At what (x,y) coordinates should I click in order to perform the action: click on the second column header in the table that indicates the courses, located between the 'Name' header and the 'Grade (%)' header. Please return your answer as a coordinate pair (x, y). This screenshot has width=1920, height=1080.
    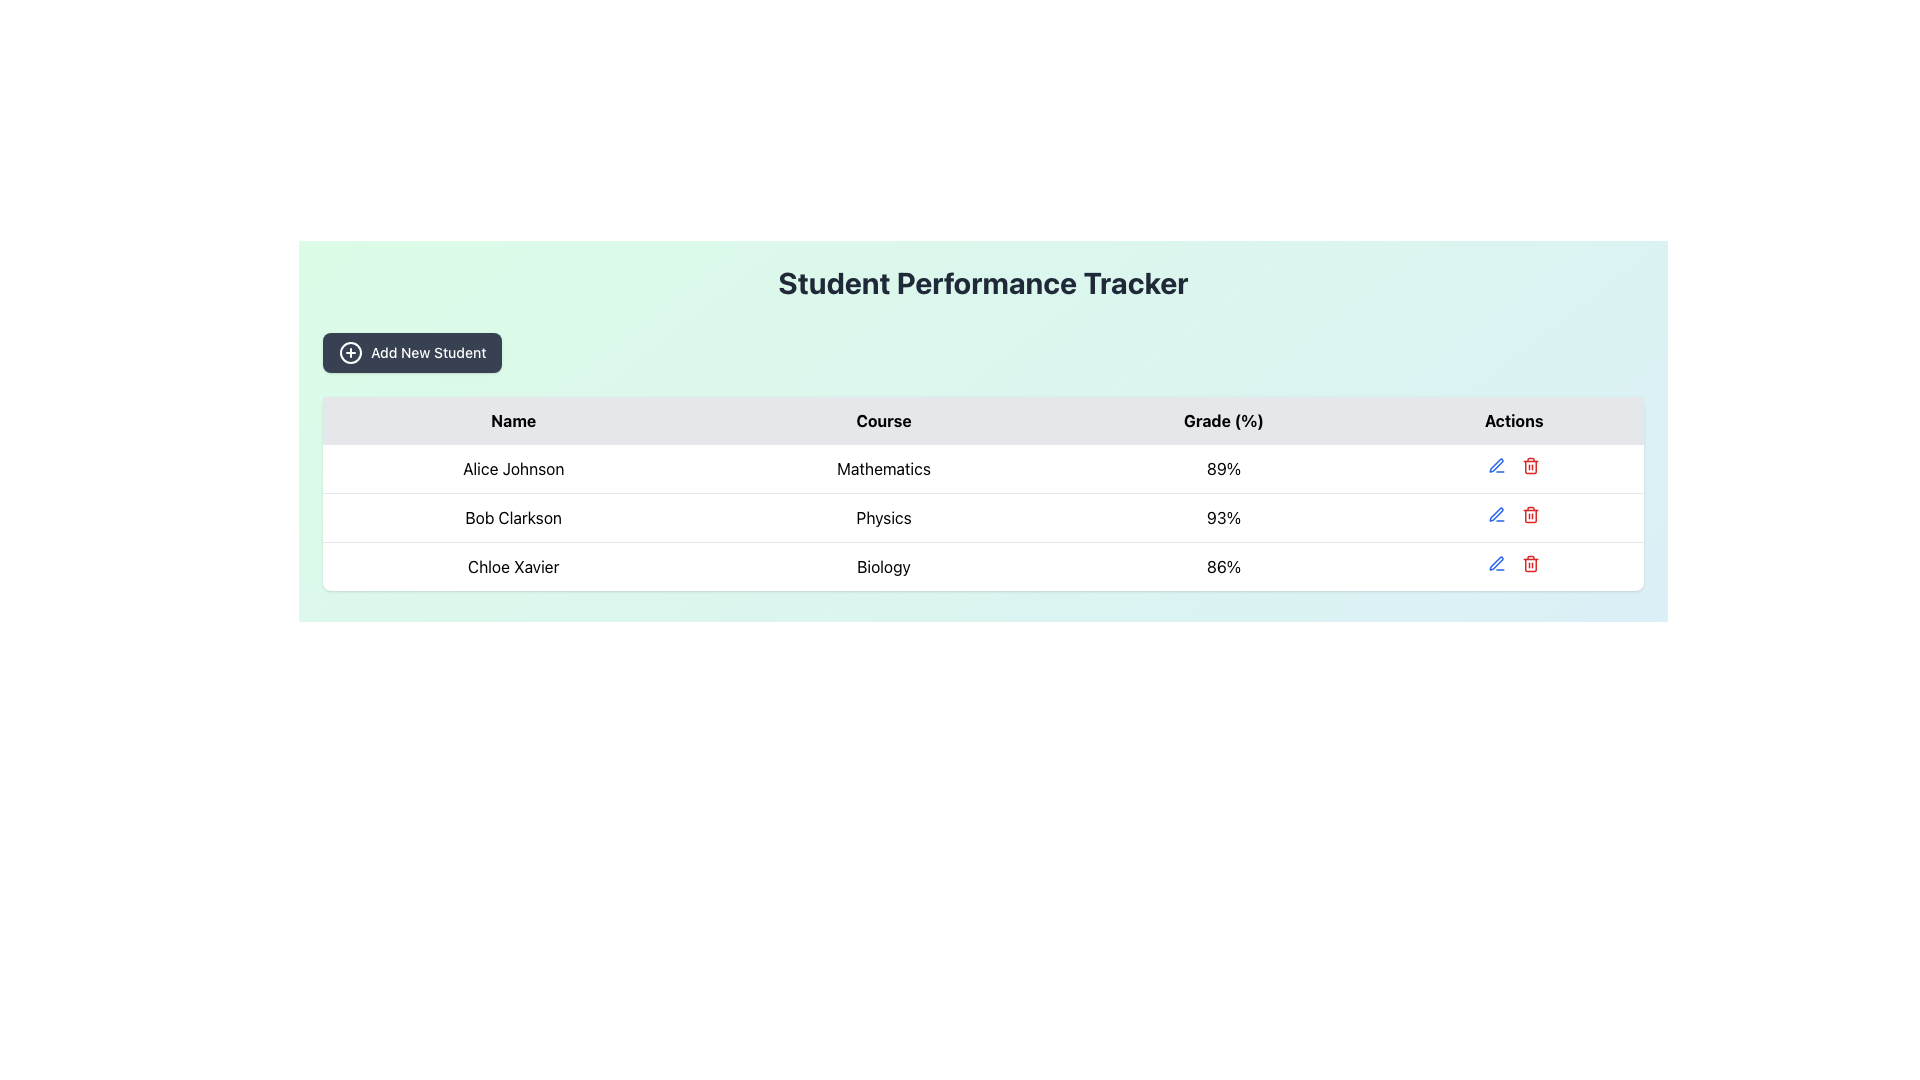
    Looking at the image, I should click on (882, 419).